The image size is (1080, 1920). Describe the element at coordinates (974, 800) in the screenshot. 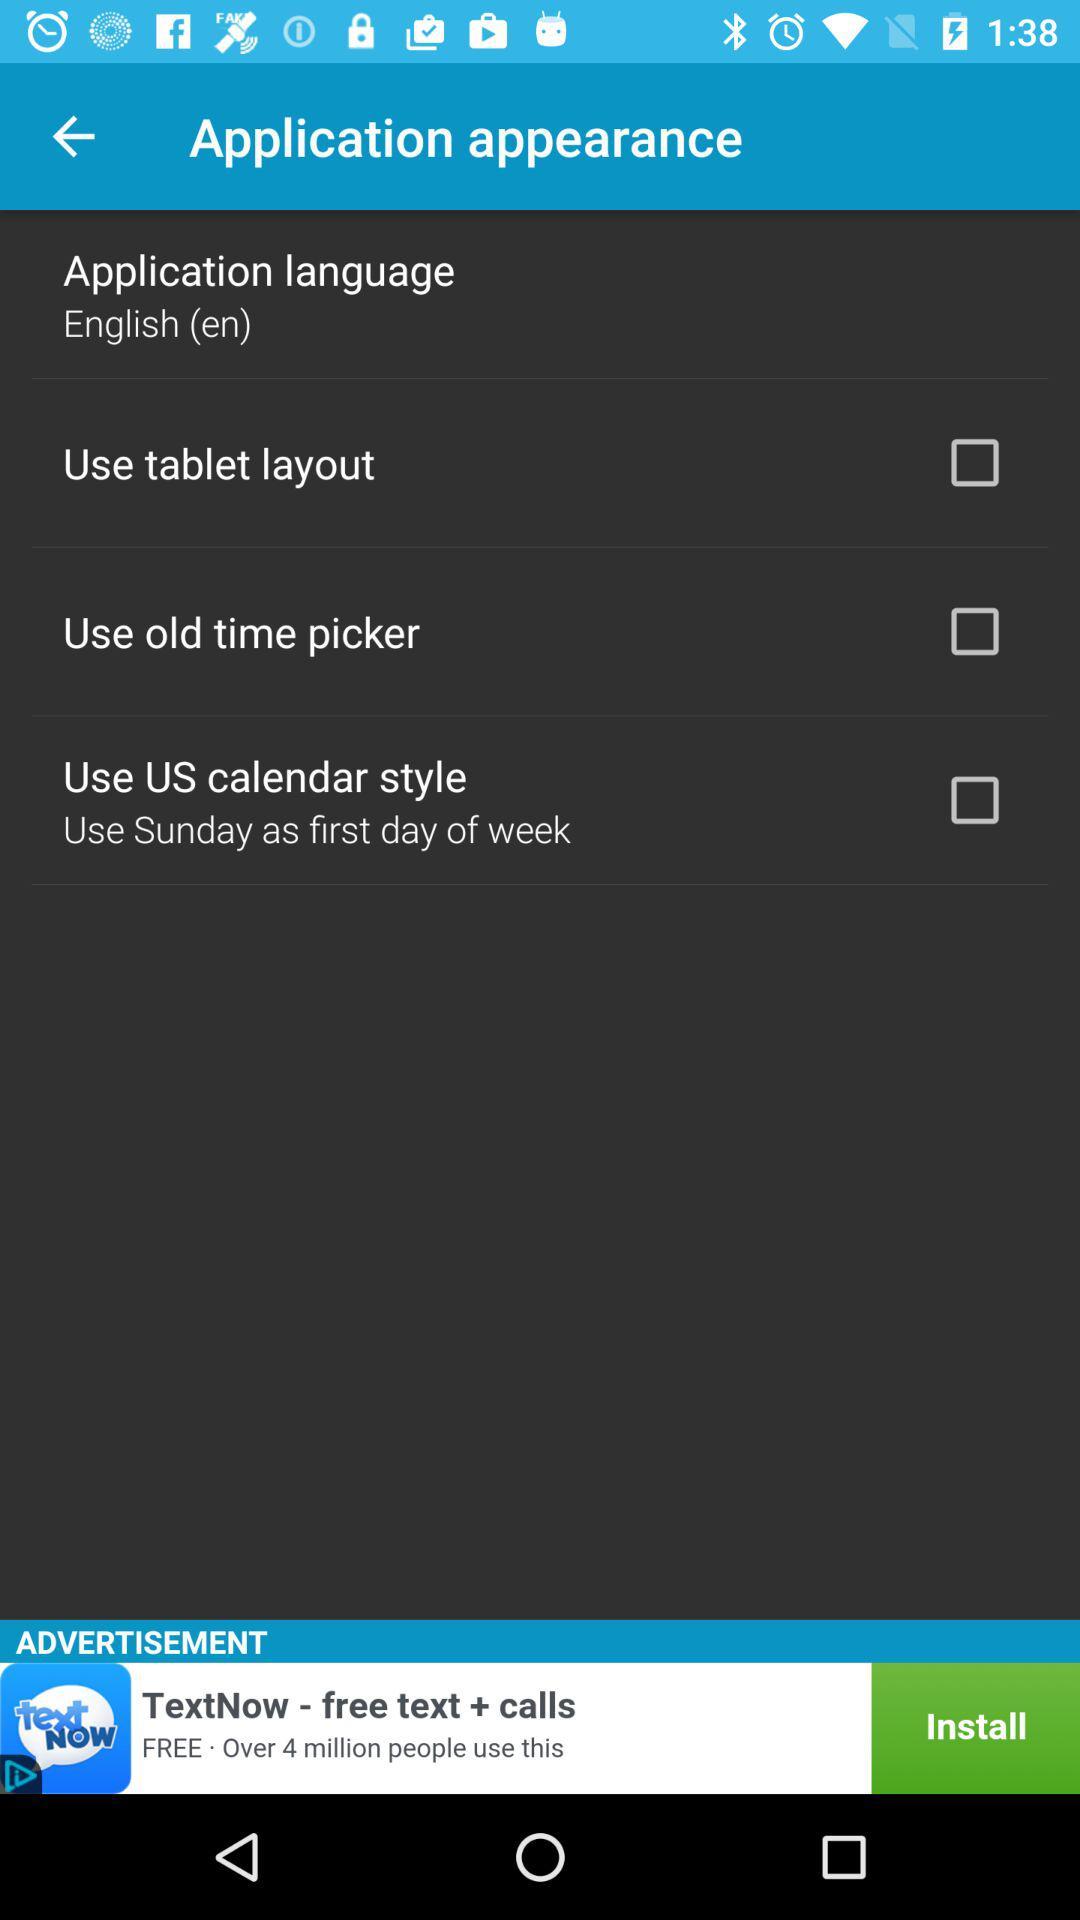

I see `item next to the use us calendar icon` at that location.